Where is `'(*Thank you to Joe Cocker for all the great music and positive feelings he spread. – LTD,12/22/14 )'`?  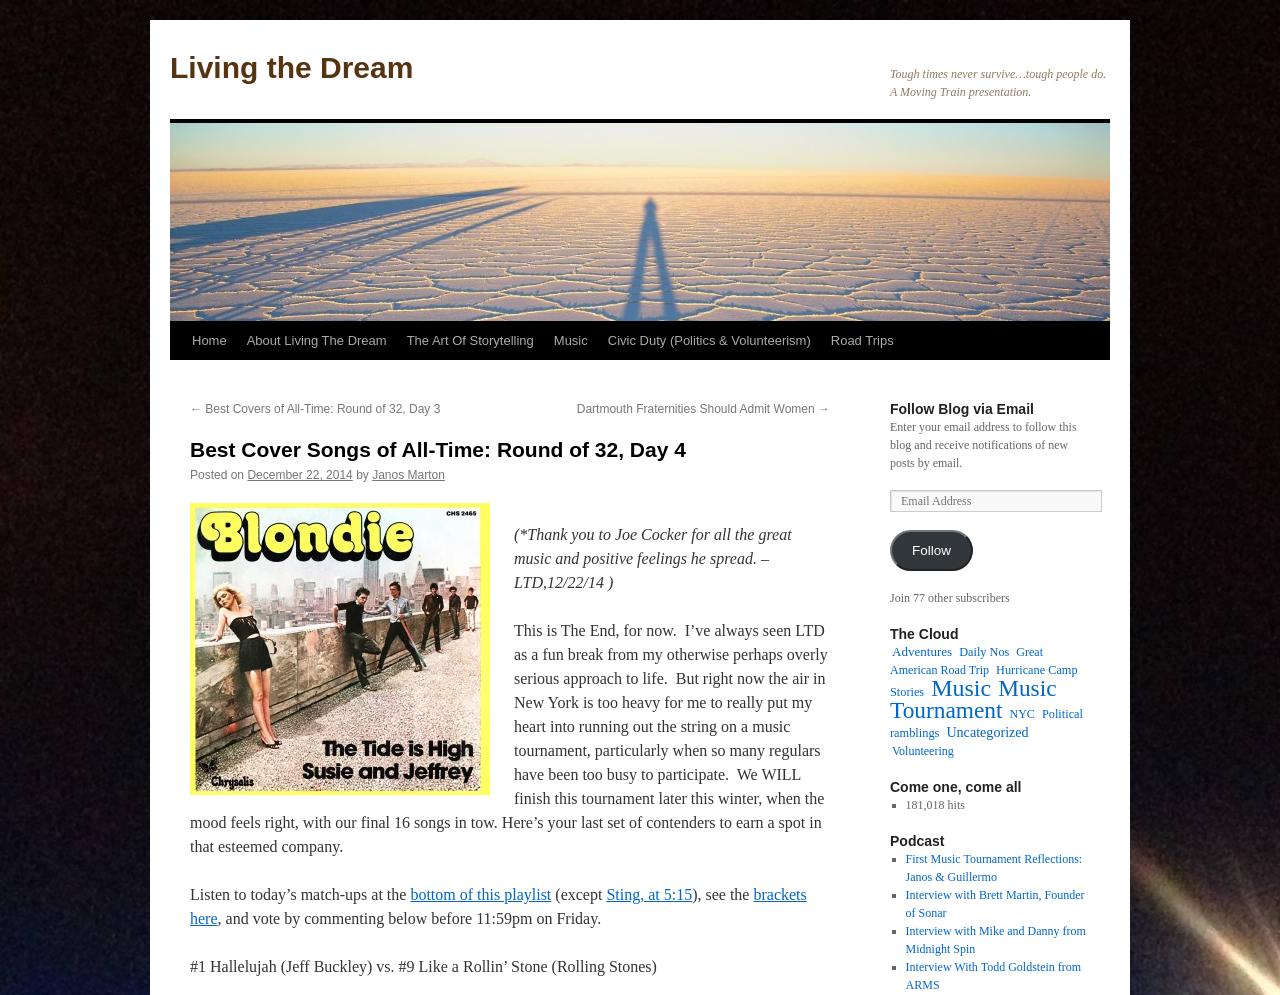
'(*Thank you to Joe Cocker for all the great music and positive feelings he spread. – LTD,12/22/14 )' is located at coordinates (514, 558).